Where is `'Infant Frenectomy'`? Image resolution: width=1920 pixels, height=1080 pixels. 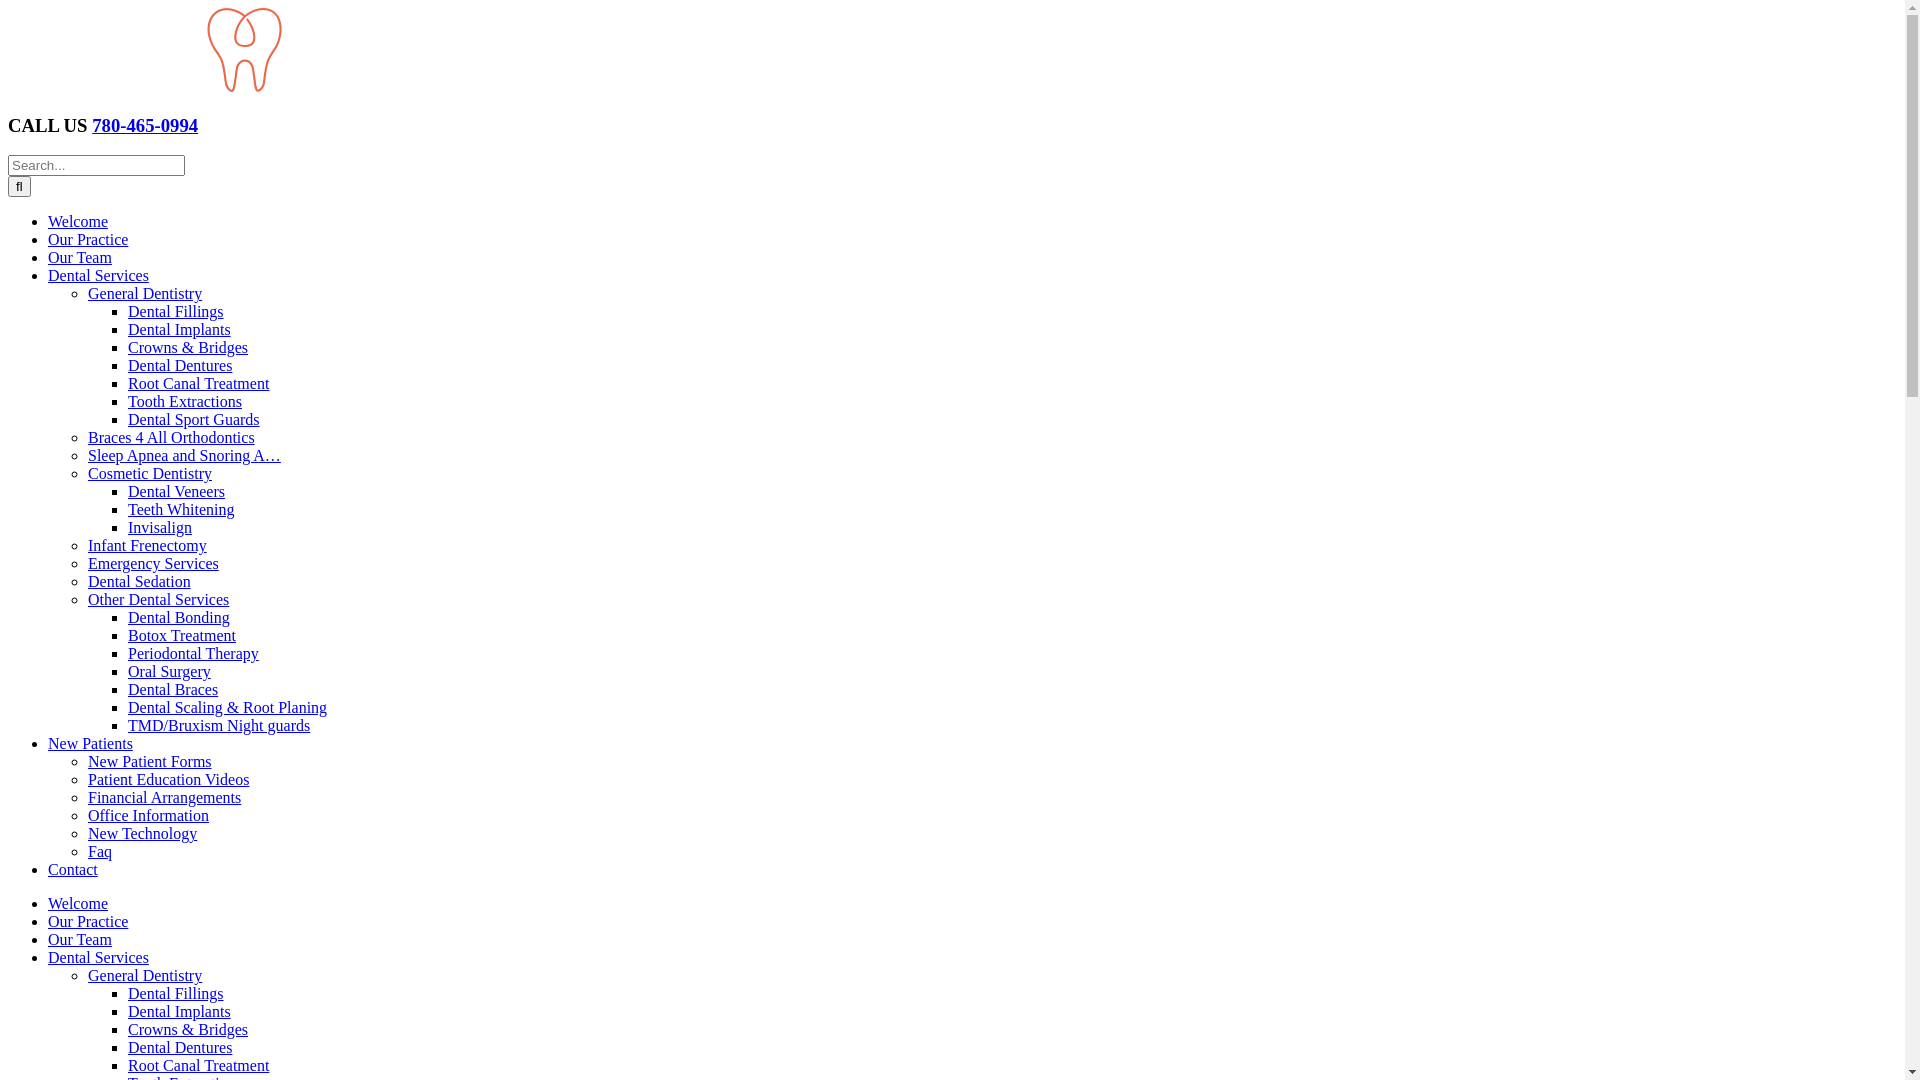 'Infant Frenectomy' is located at coordinates (146, 545).